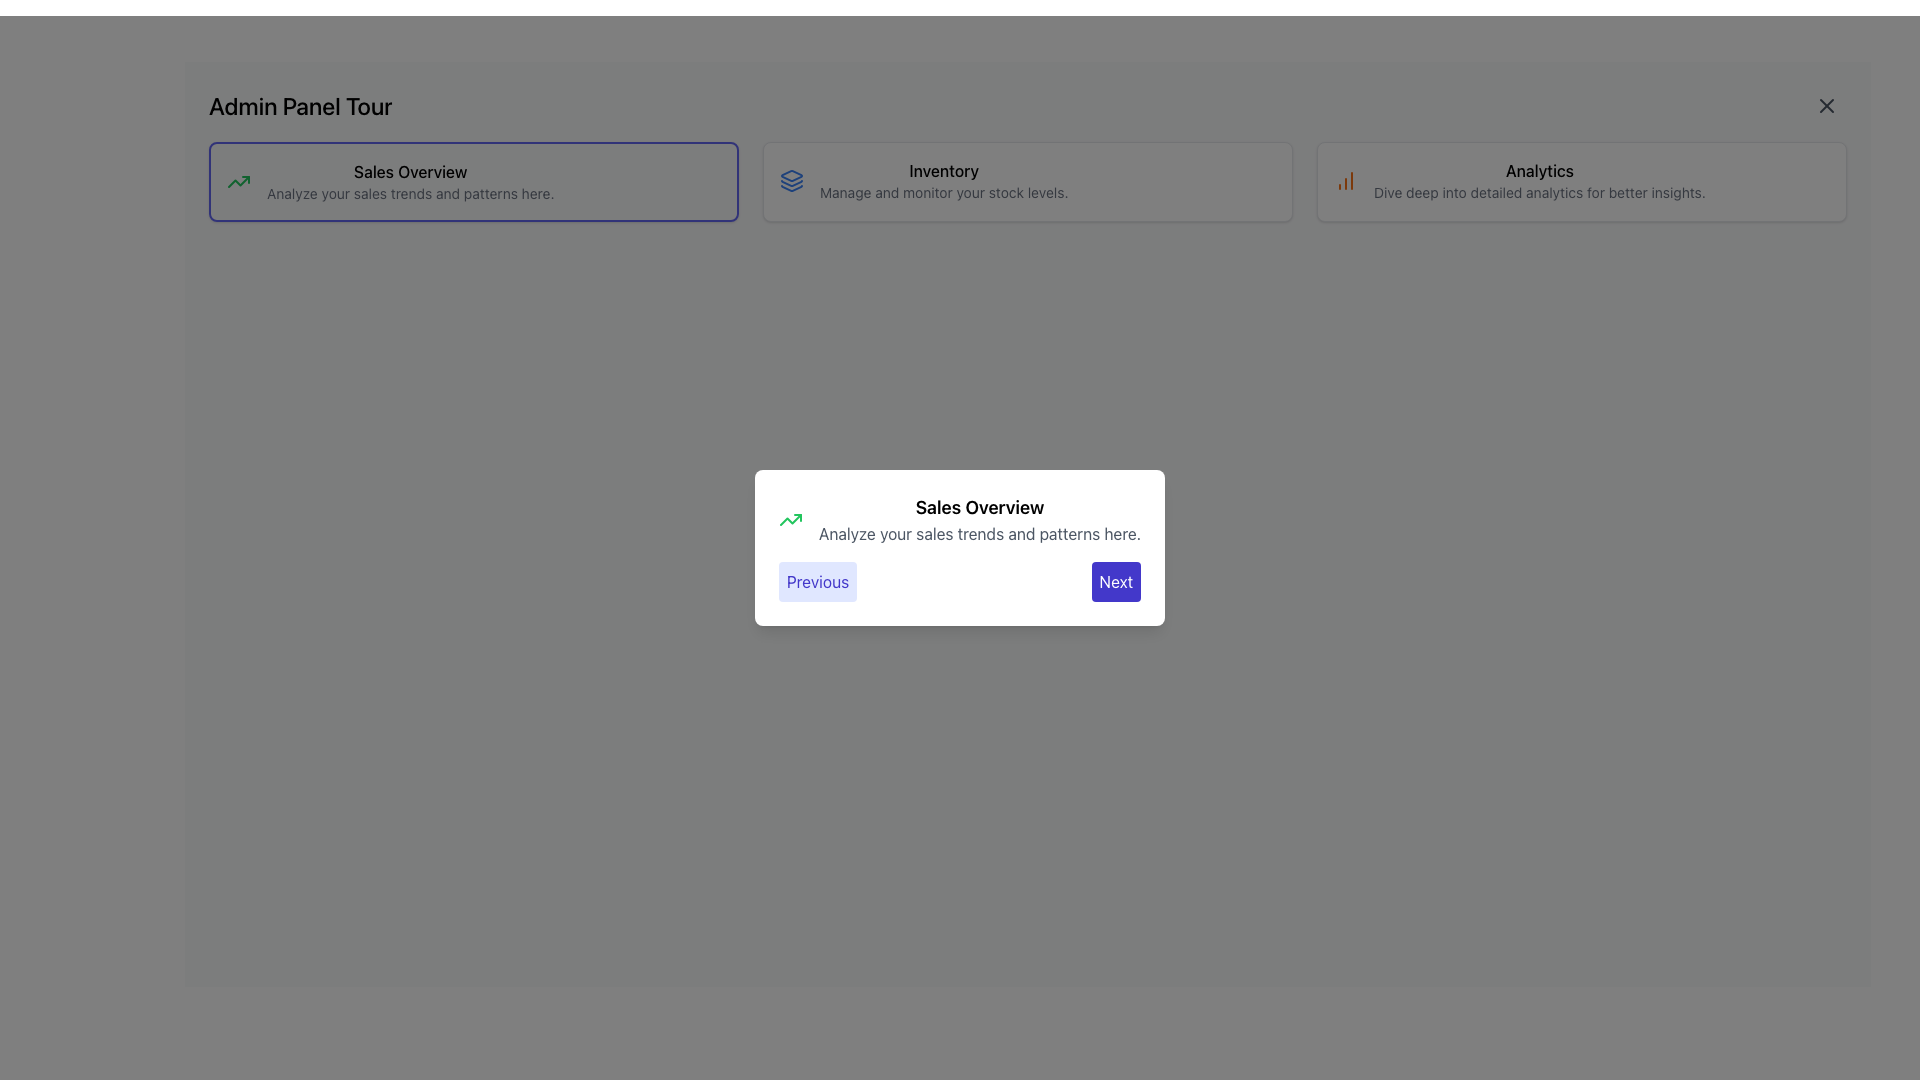  What do you see at coordinates (1538, 181) in the screenshot?
I see `the 'Analytics' informational card located in the top-right section of the interface` at bounding box center [1538, 181].